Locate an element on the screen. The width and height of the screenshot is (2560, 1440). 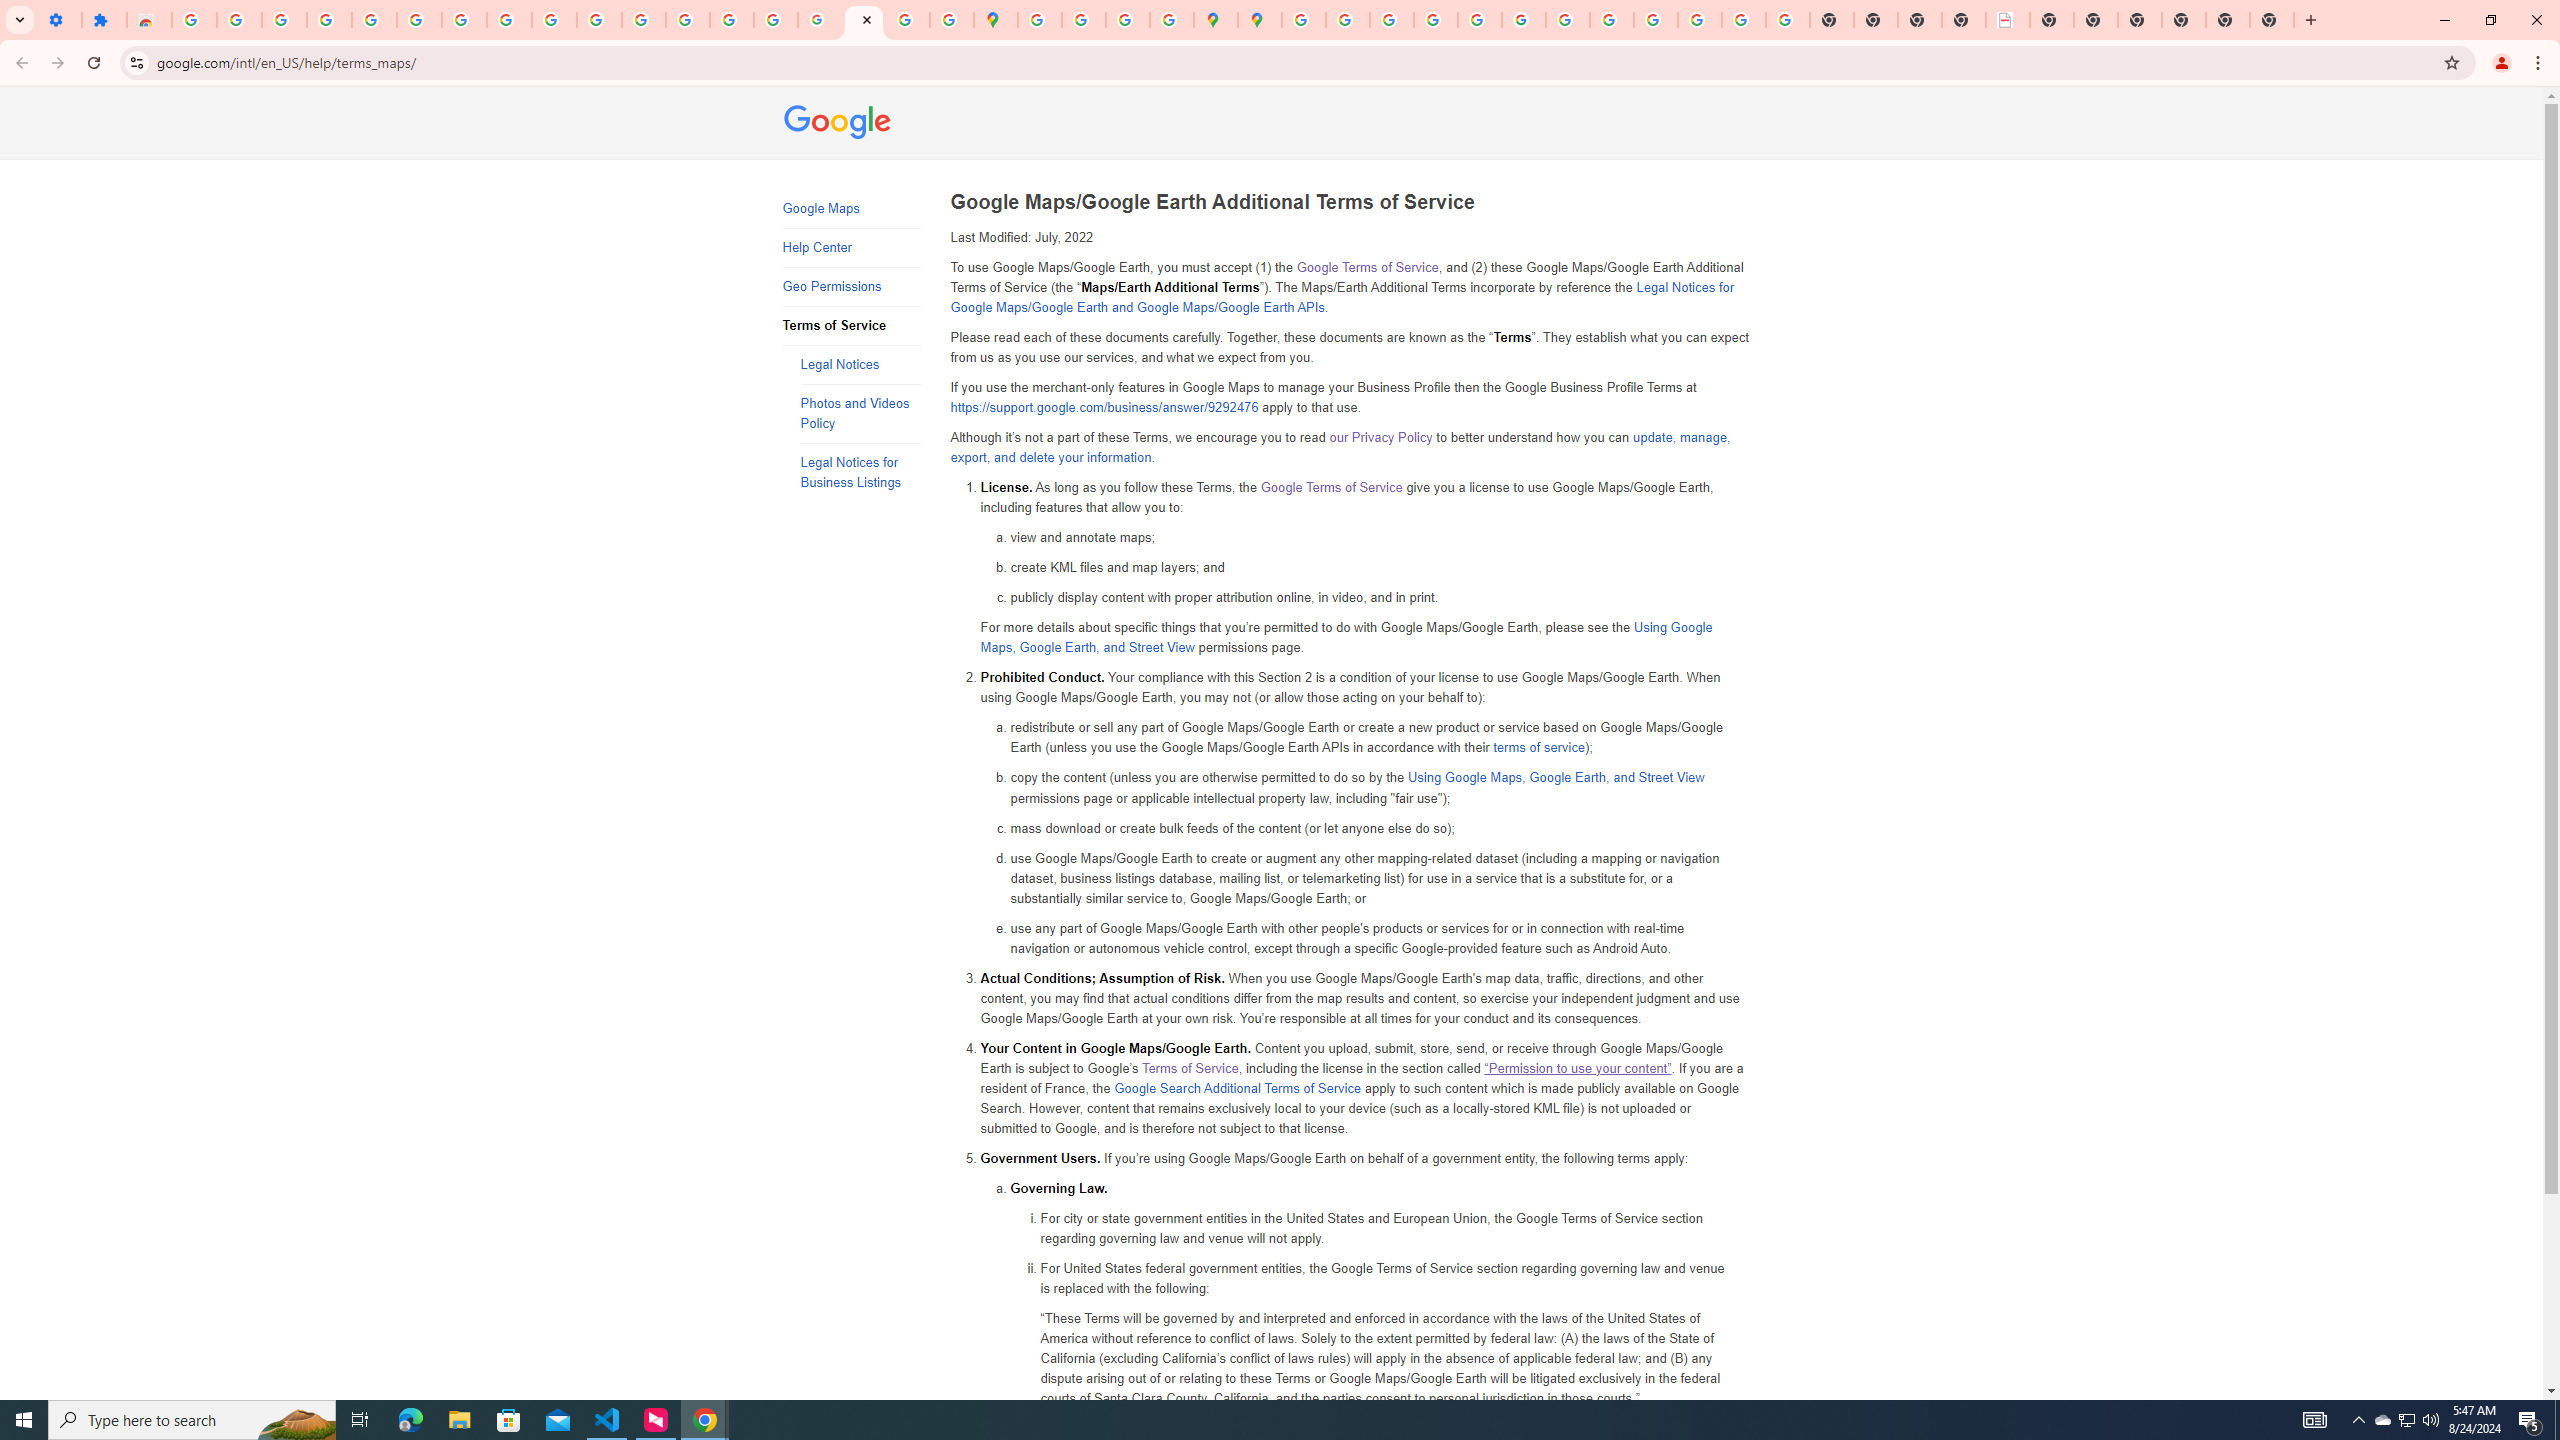
'Delete photos & videos - Computer - Google Photos Help' is located at coordinates (284, 19).